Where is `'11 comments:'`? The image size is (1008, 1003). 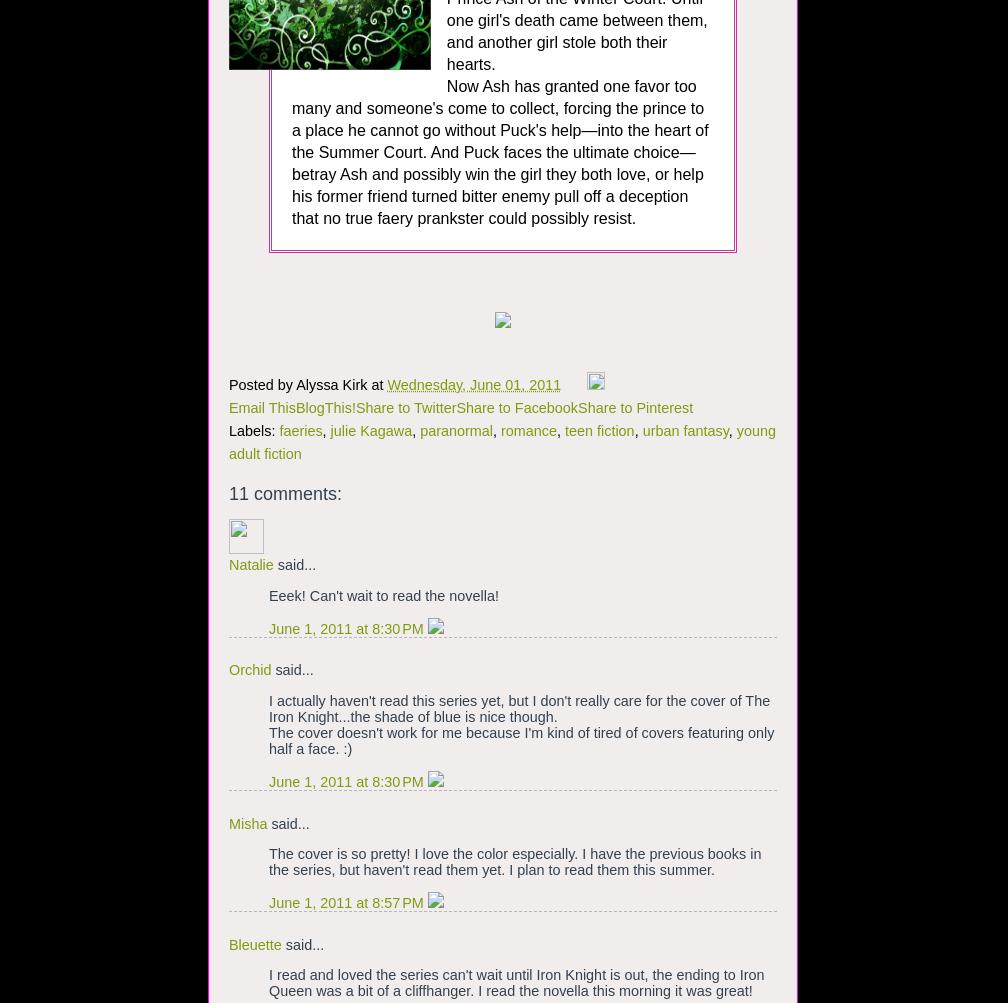
'11 comments:' is located at coordinates (285, 492).